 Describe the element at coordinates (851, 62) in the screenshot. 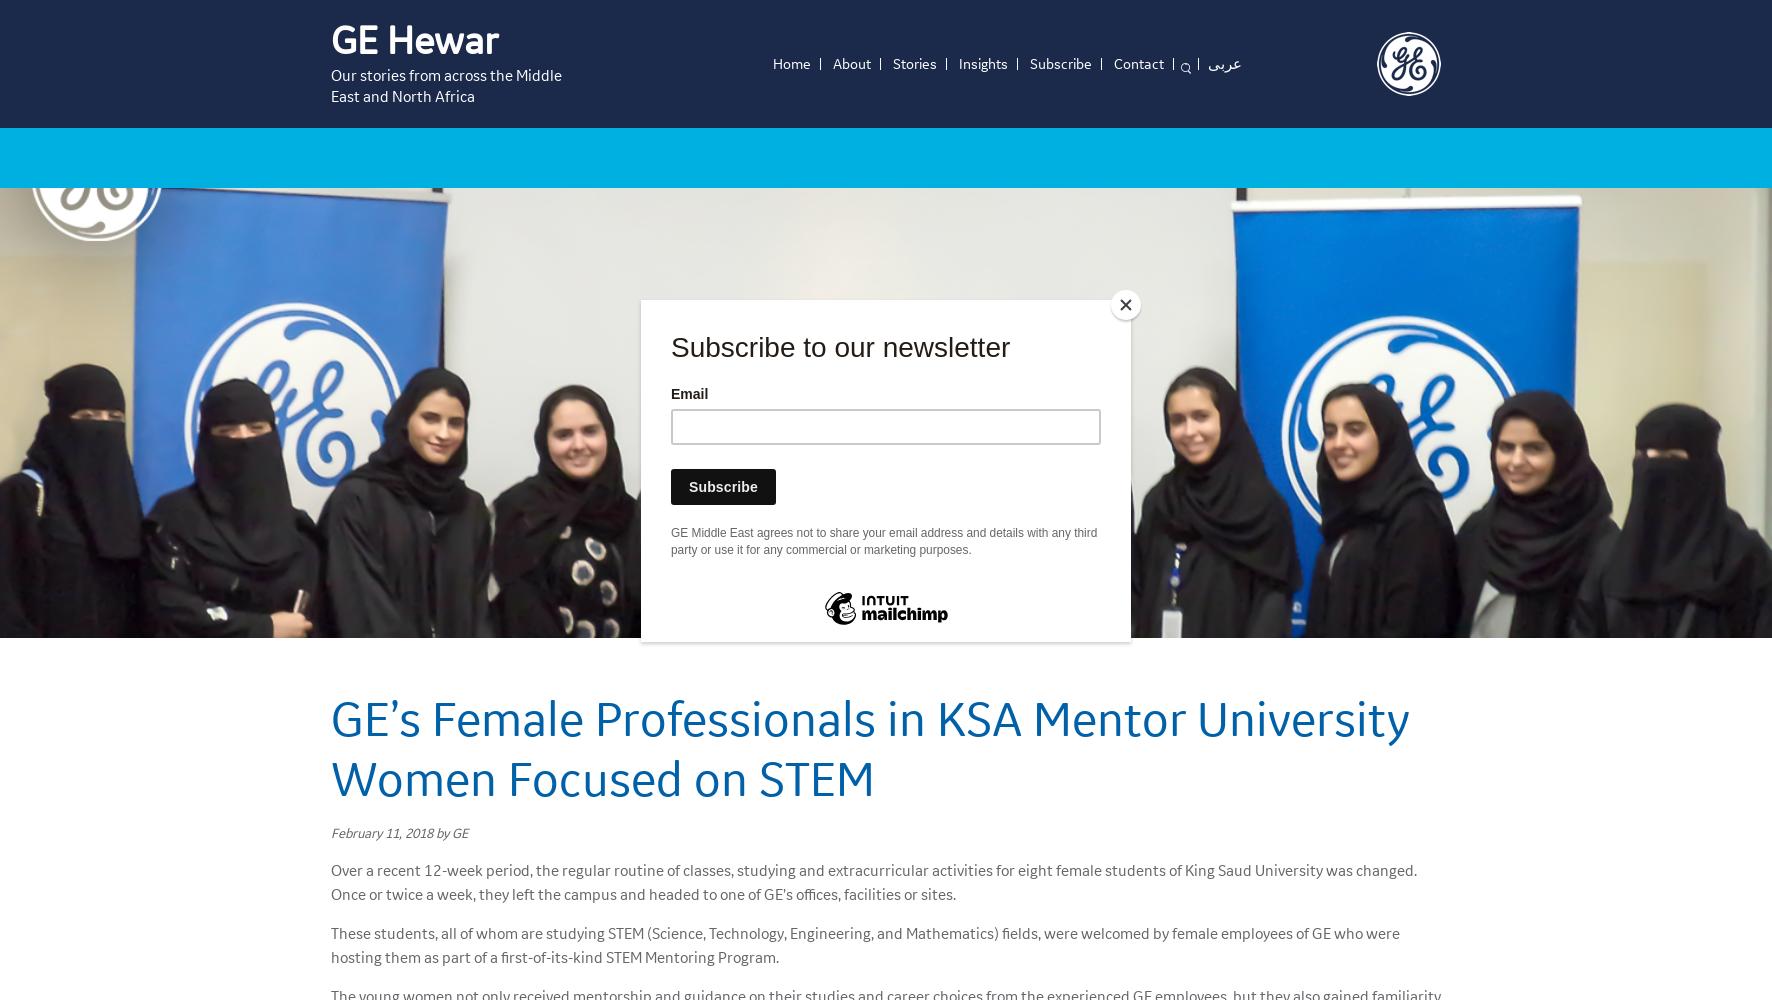

I see `'About'` at that location.